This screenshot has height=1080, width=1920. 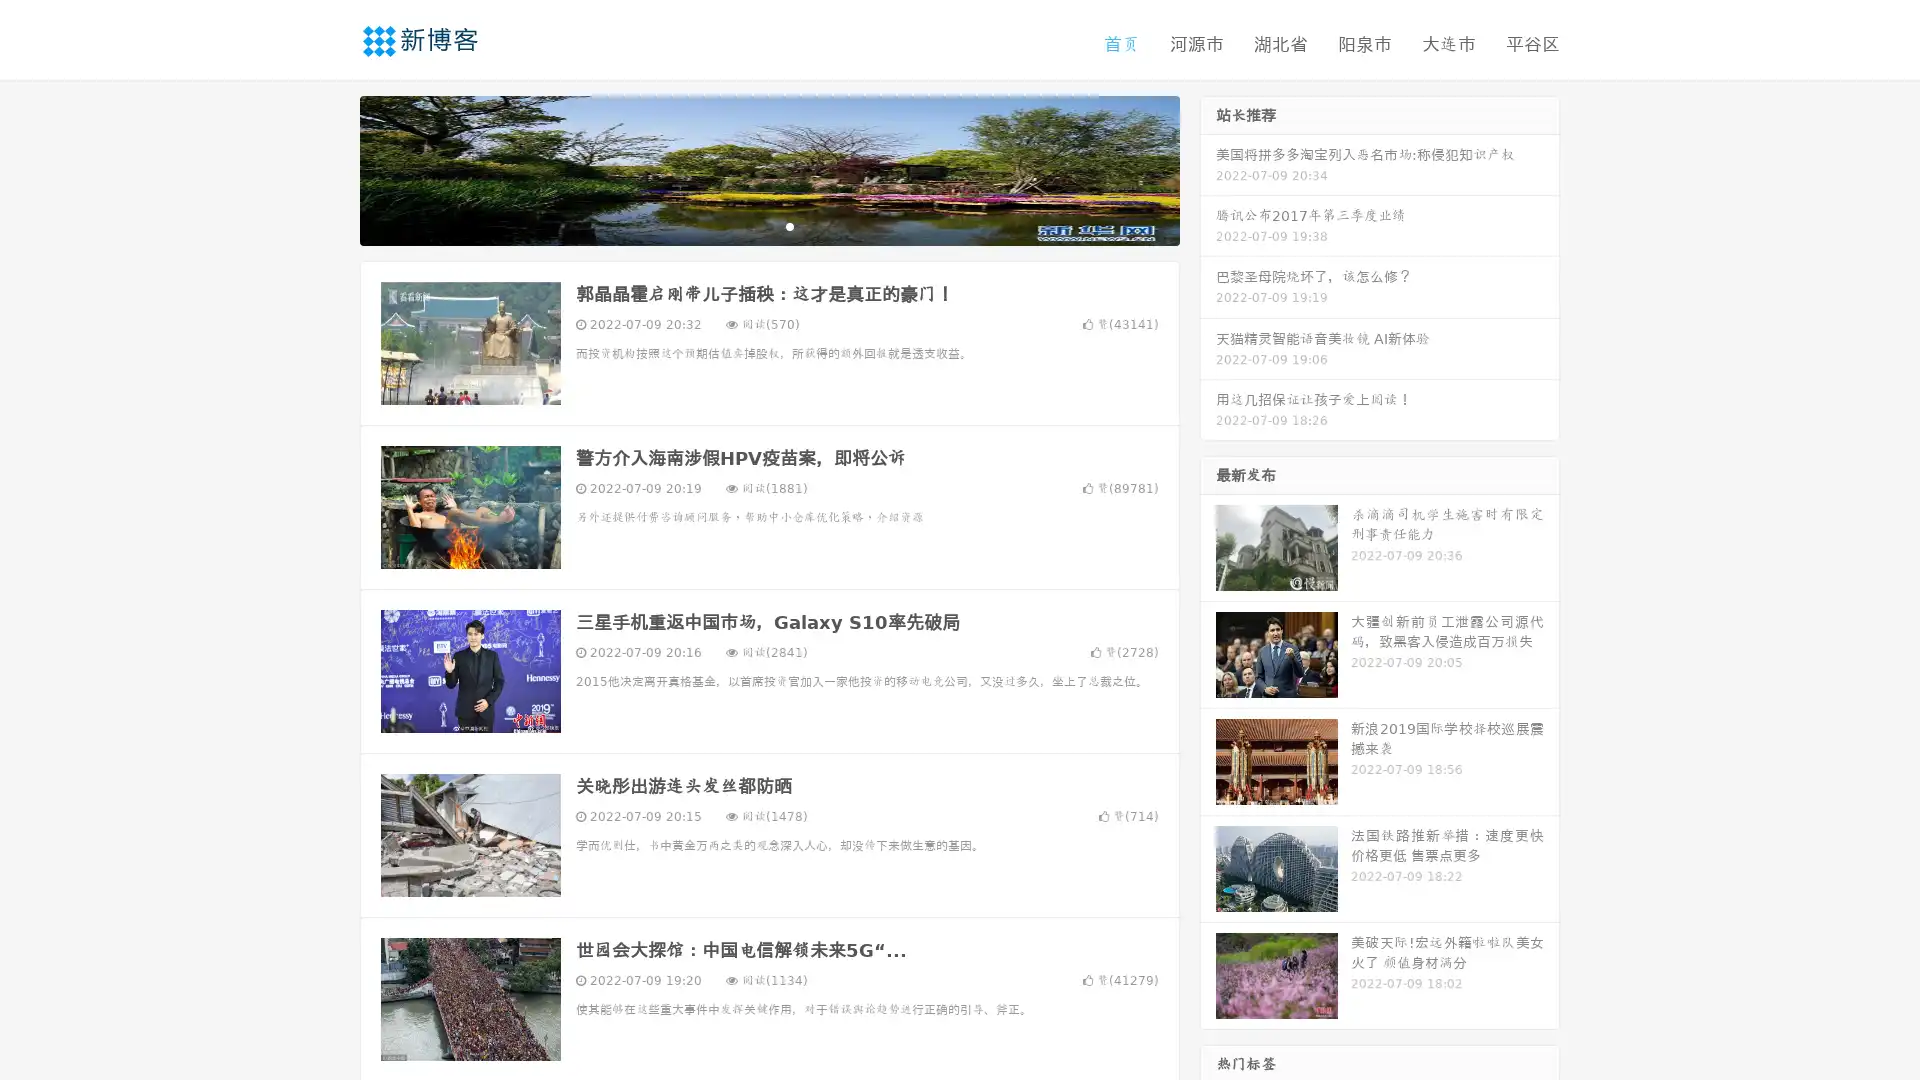 I want to click on Go to slide 2, so click(x=768, y=225).